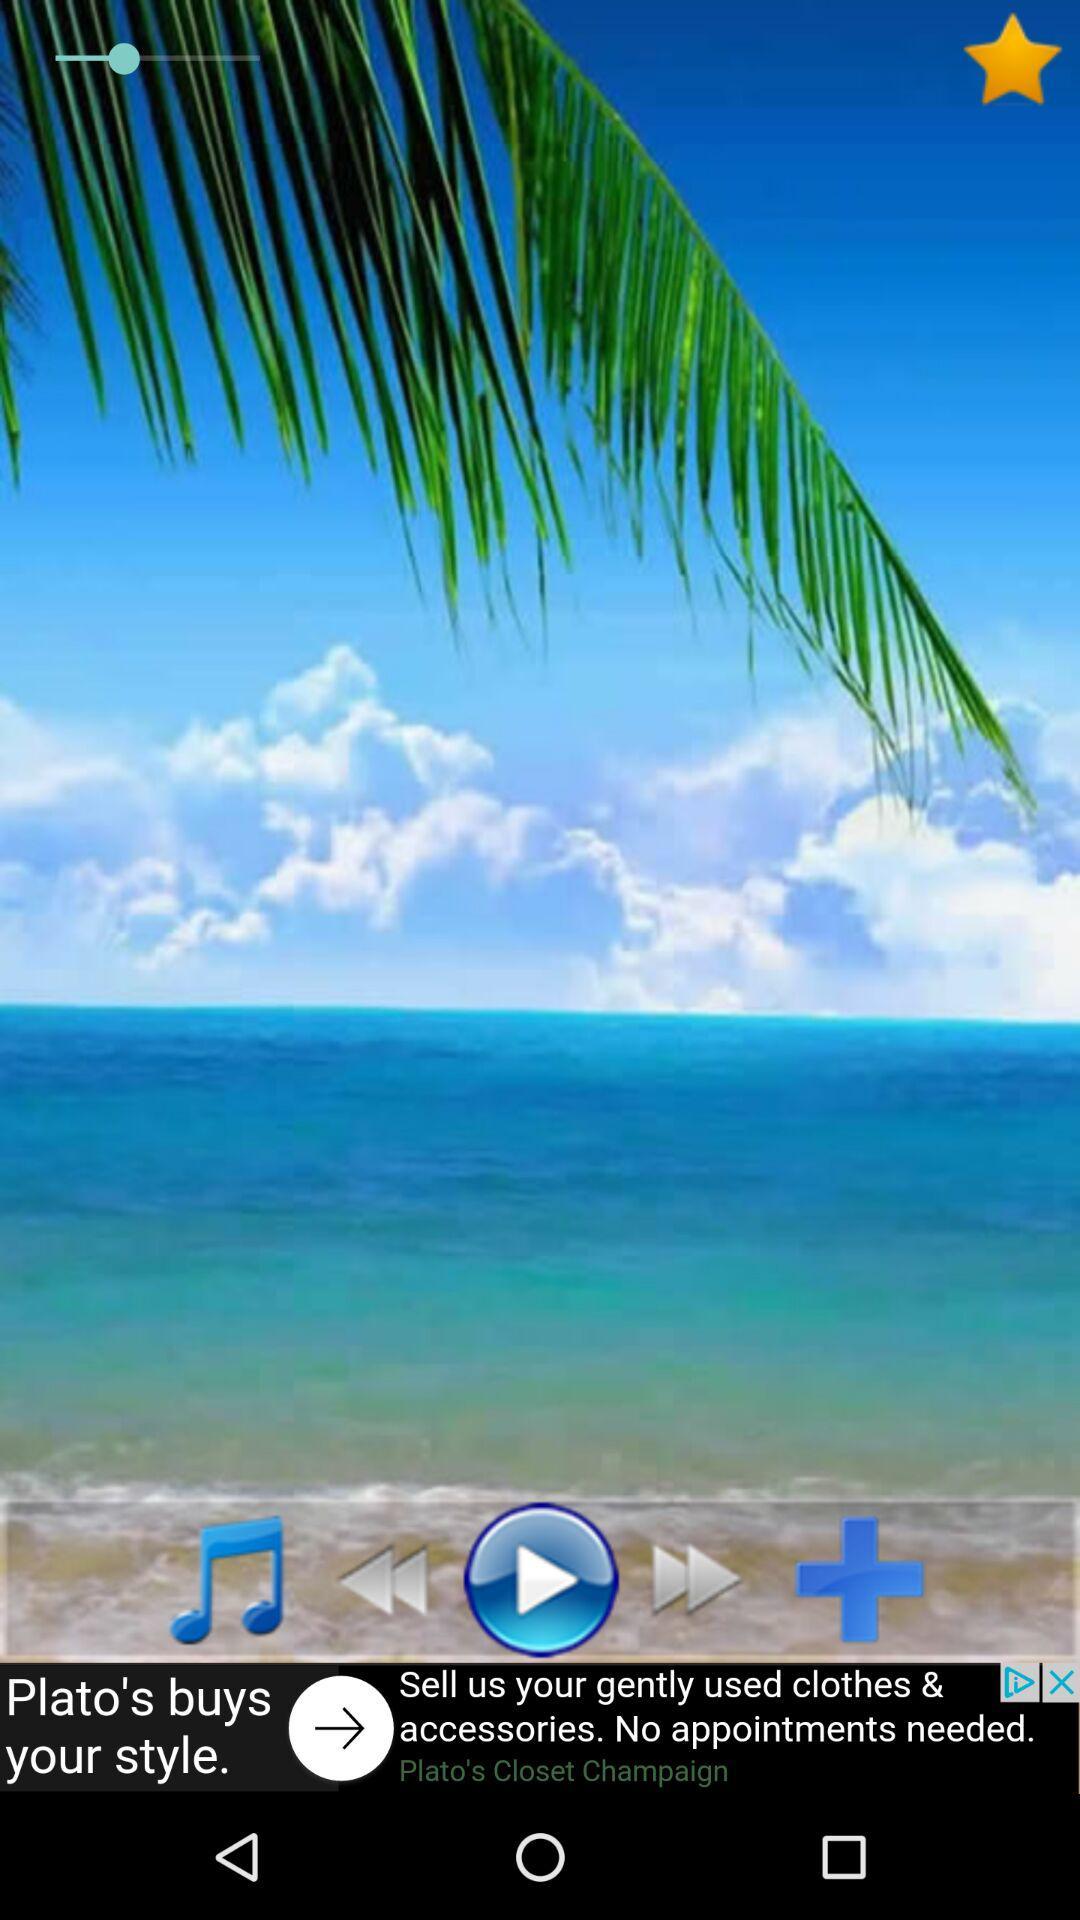 The image size is (1080, 1920). Describe the element at coordinates (371, 1577) in the screenshot. I see `the av_rewind icon` at that location.